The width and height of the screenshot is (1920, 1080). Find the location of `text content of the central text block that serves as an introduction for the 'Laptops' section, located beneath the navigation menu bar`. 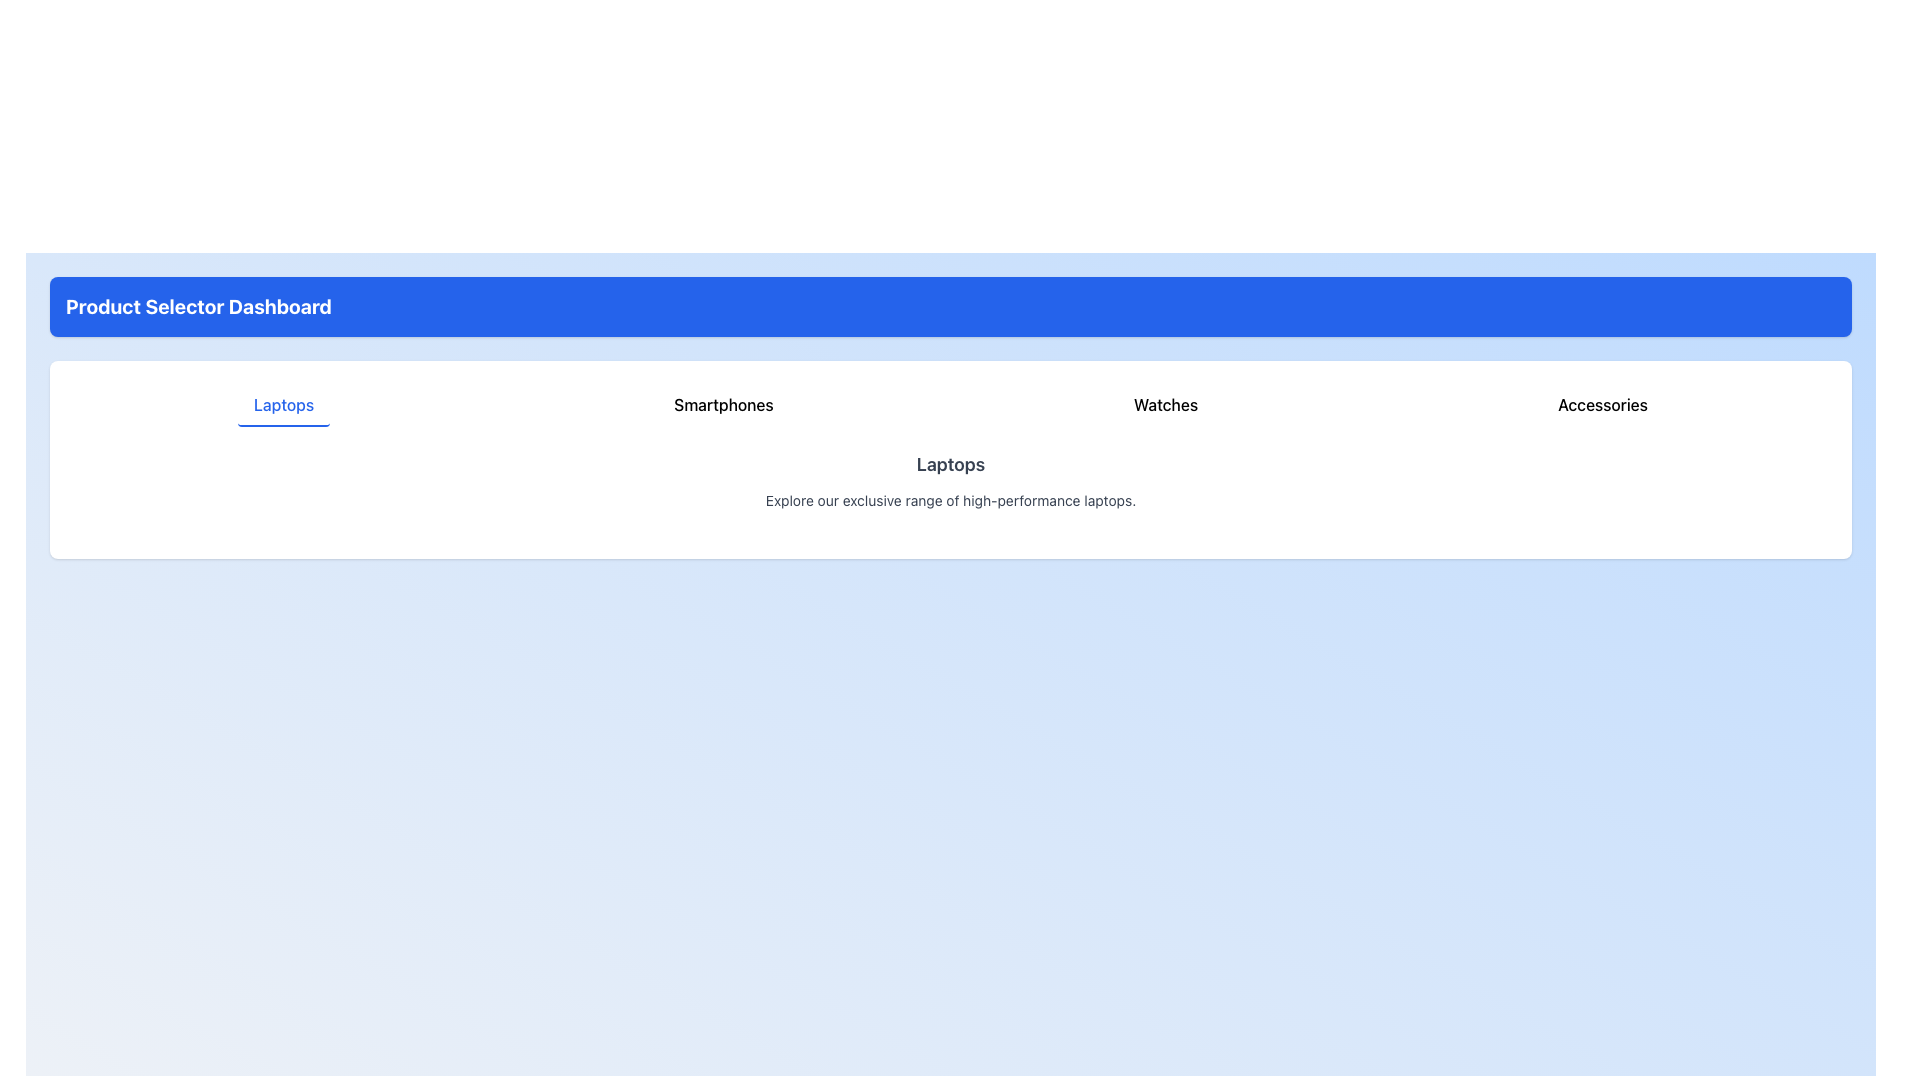

text content of the central text block that serves as an introduction for the 'Laptops' section, located beneath the navigation menu bar is located at coordinates (949, 481).